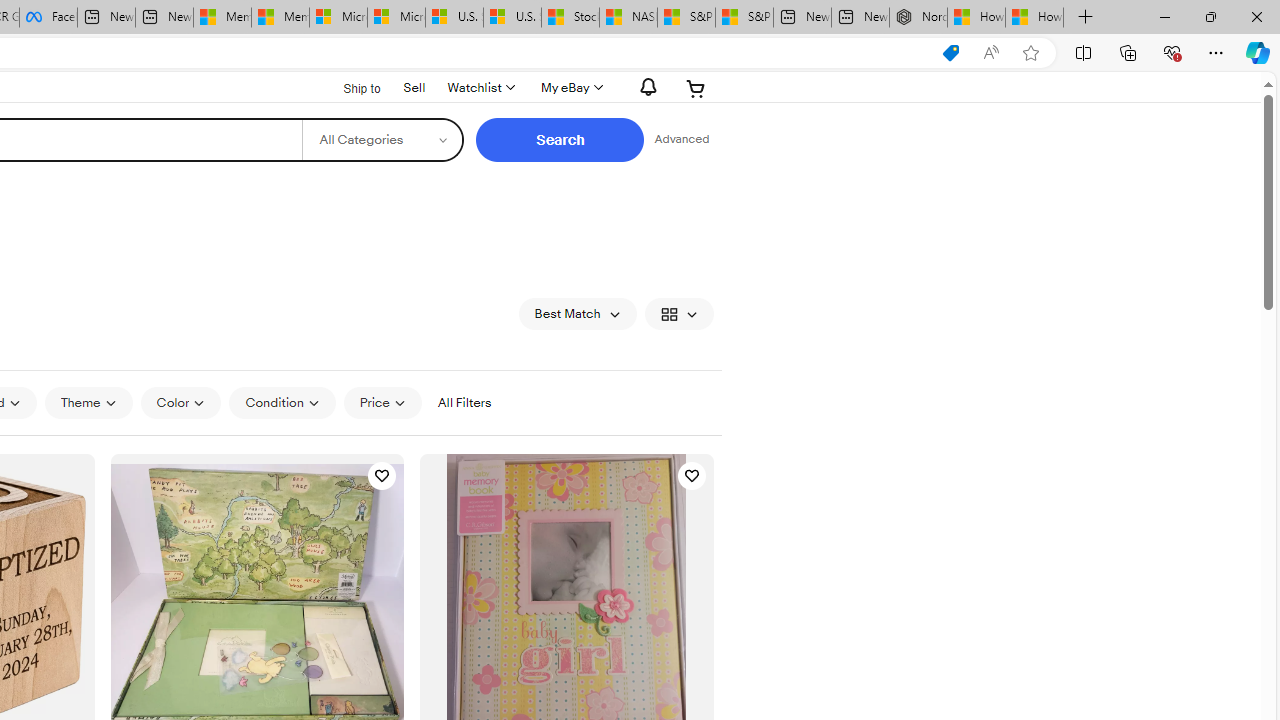 Image resolution: width=1280 pixels, height=720 pixels. What do you see at coordinates (48, 17) in the screenshot?
I see `'Facebook'` at bounding box center [48, 17].